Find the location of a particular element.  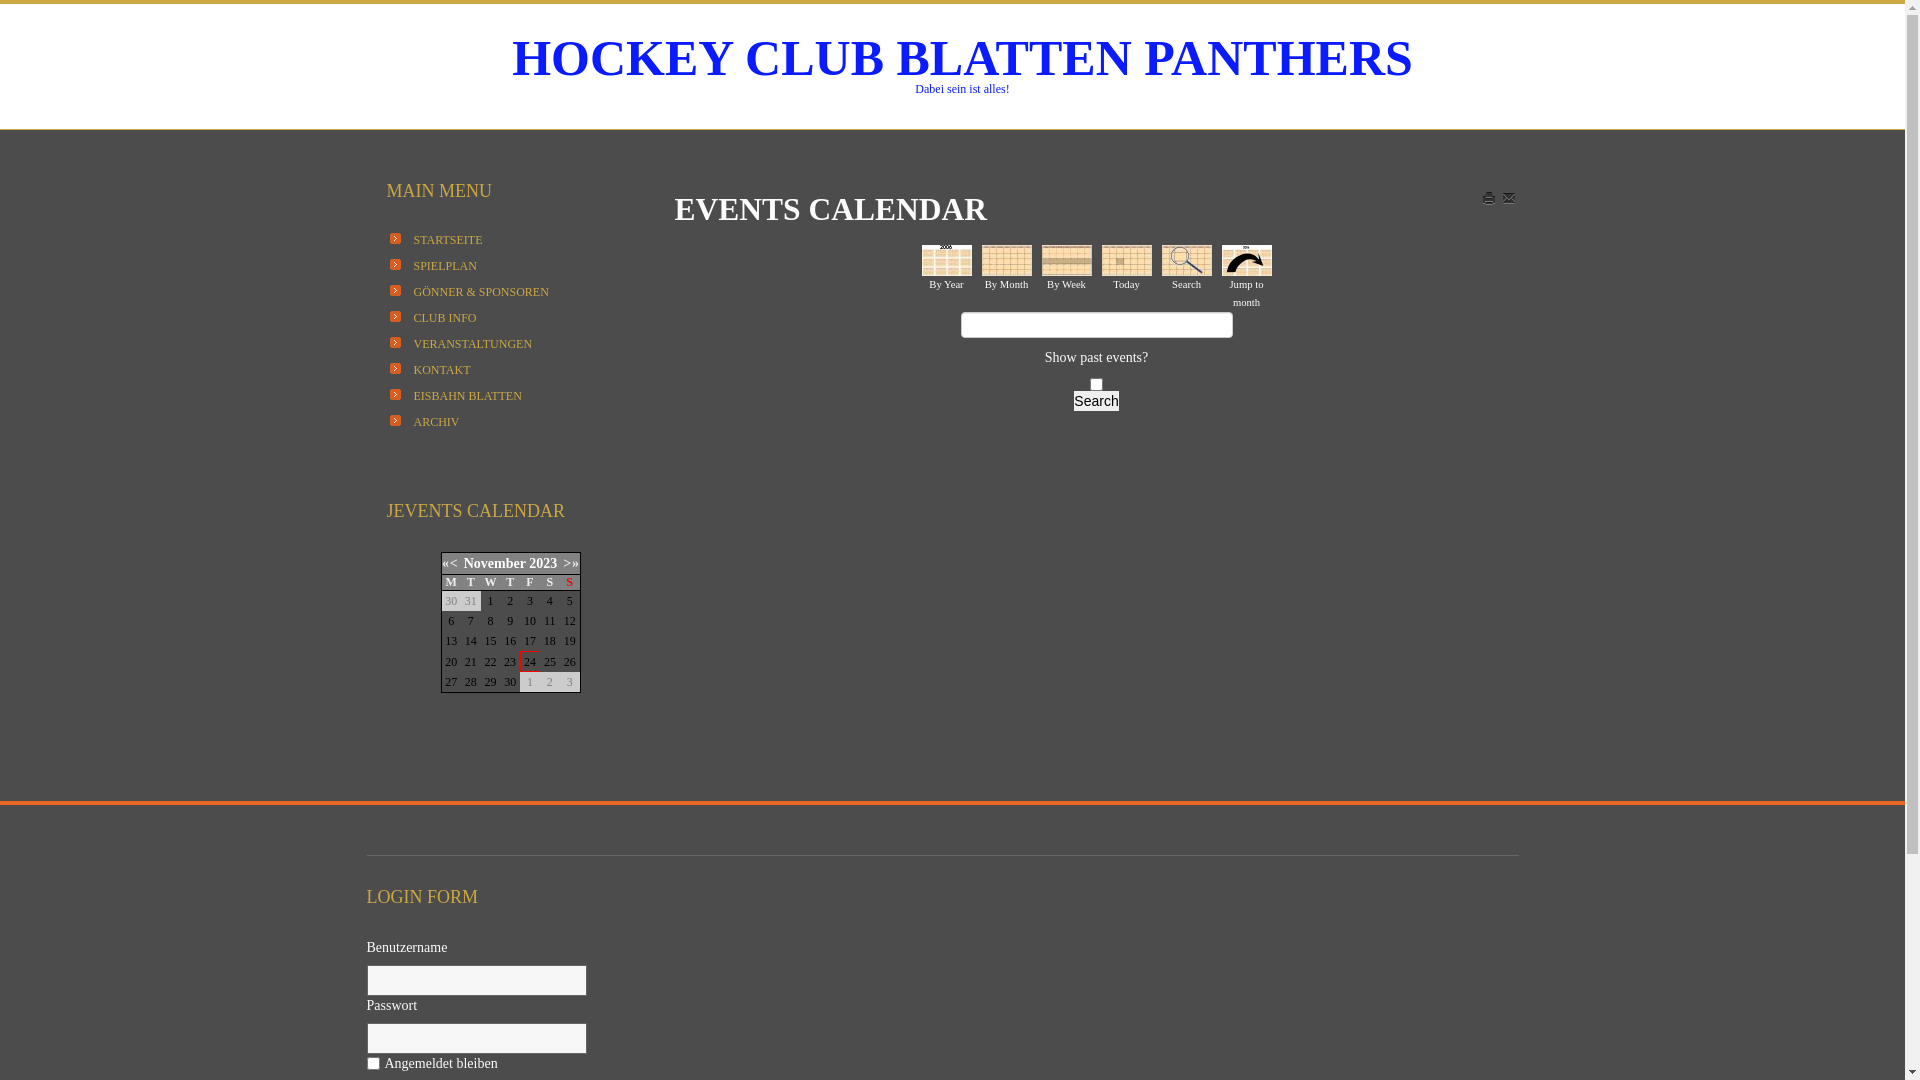

'EMAIL' is located at coordinates (1510, 197).